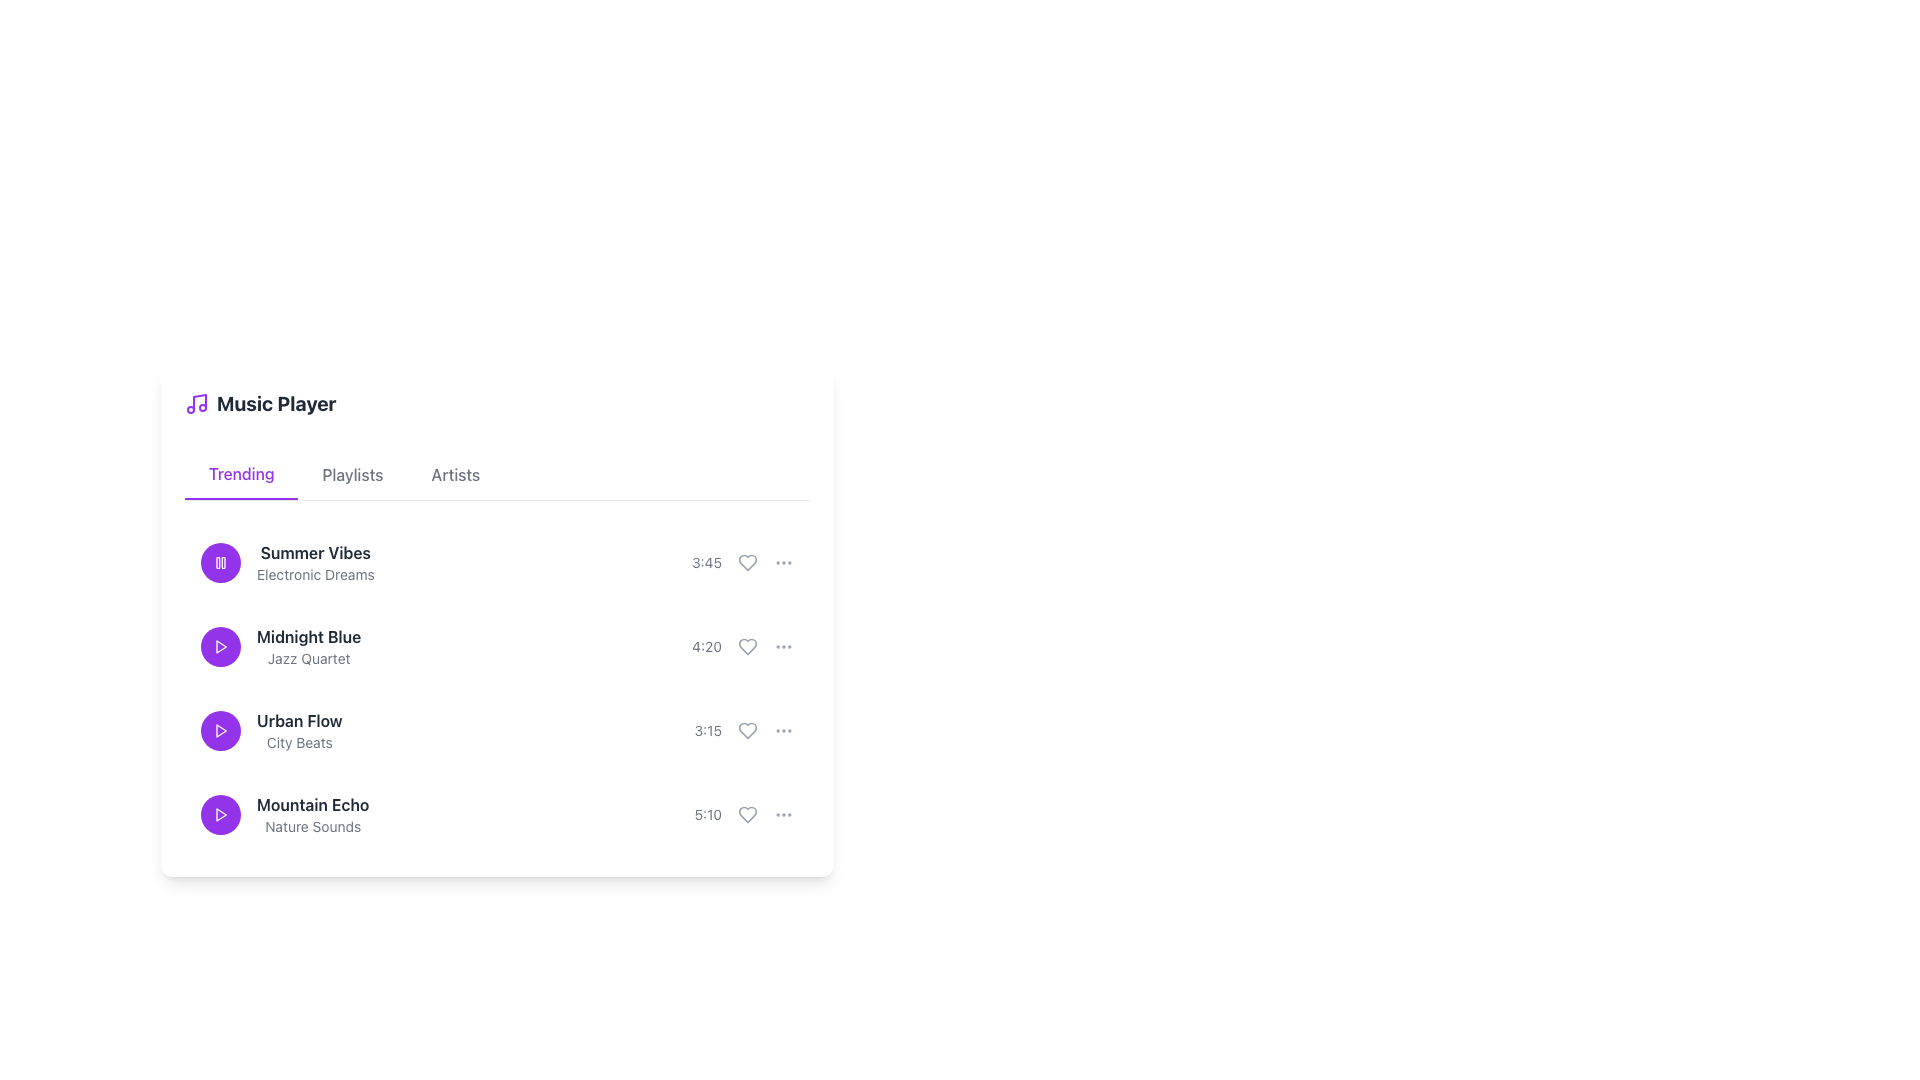 The height and width of the screenshot is (1080, 1920). Describe the element at coordinates (308, 647) in the screenshot. I see `text from the Text display element titled 'Midnight Blue' and 'Jazz Quartet', which is the second item in the list under the heading 'Trending' in the music player interface` at that location.